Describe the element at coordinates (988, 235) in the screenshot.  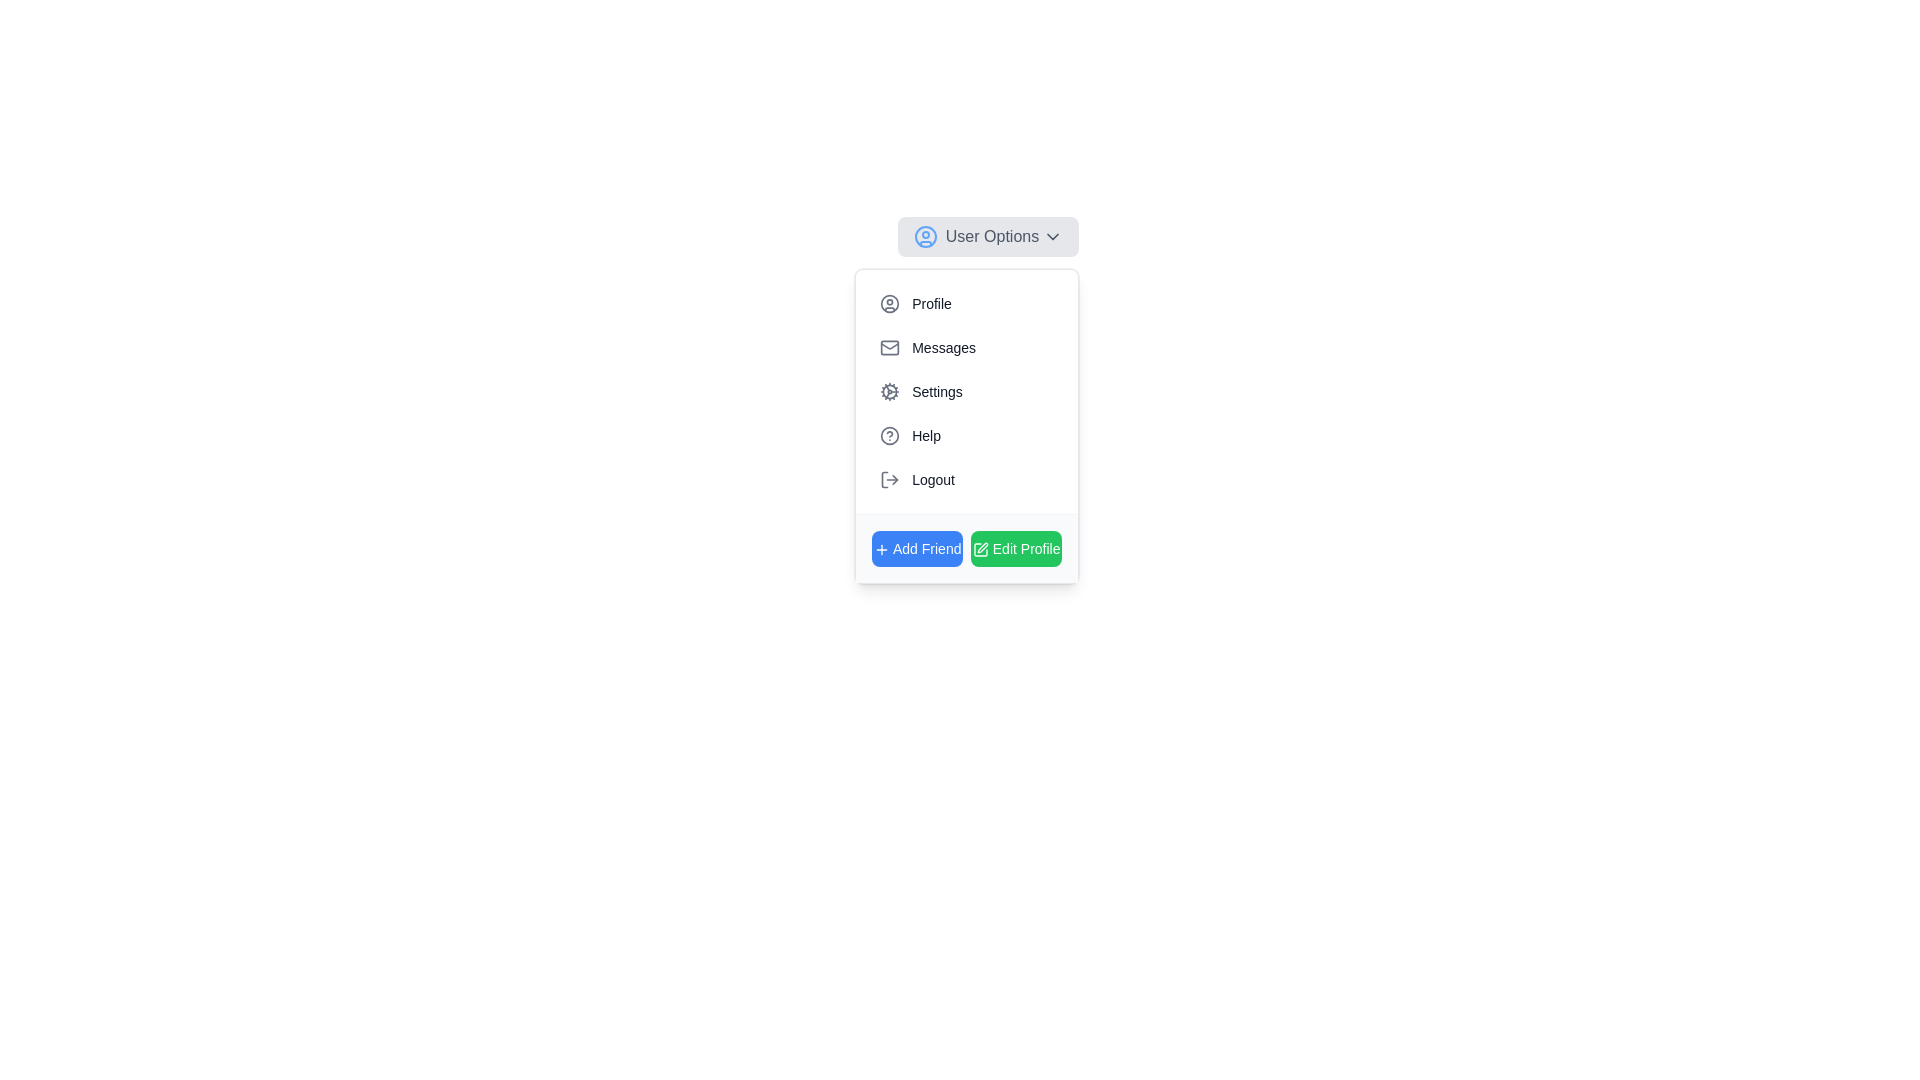
I see `the 'User Options' dropdown menu trigger, which features a user profile icon on the left and a downward-facing arrow on the right` at that location.